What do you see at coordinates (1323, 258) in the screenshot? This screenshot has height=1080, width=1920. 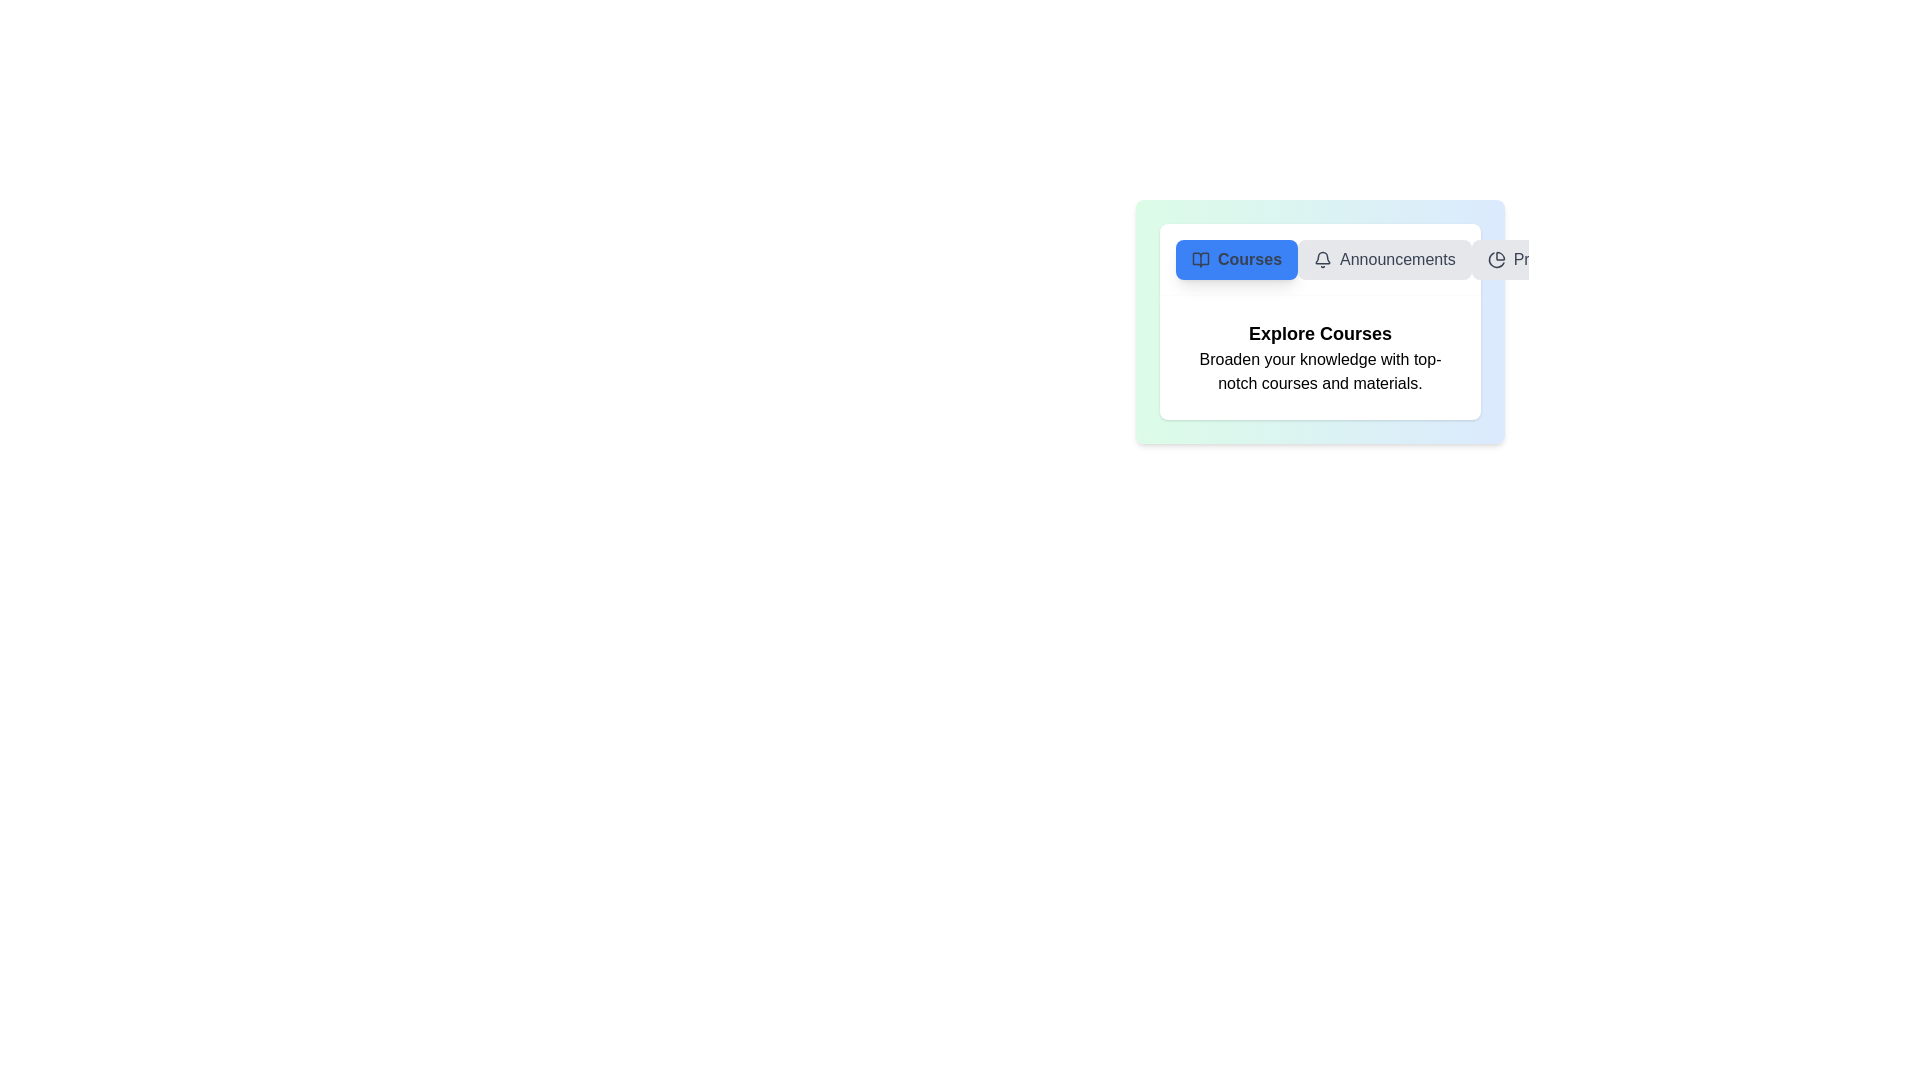 I see `the decorative icon representing notifications in the 'Announcements' button group, which enhances the user's ability to associate the button with updates or alerts` at bounding box center [1323, 258].